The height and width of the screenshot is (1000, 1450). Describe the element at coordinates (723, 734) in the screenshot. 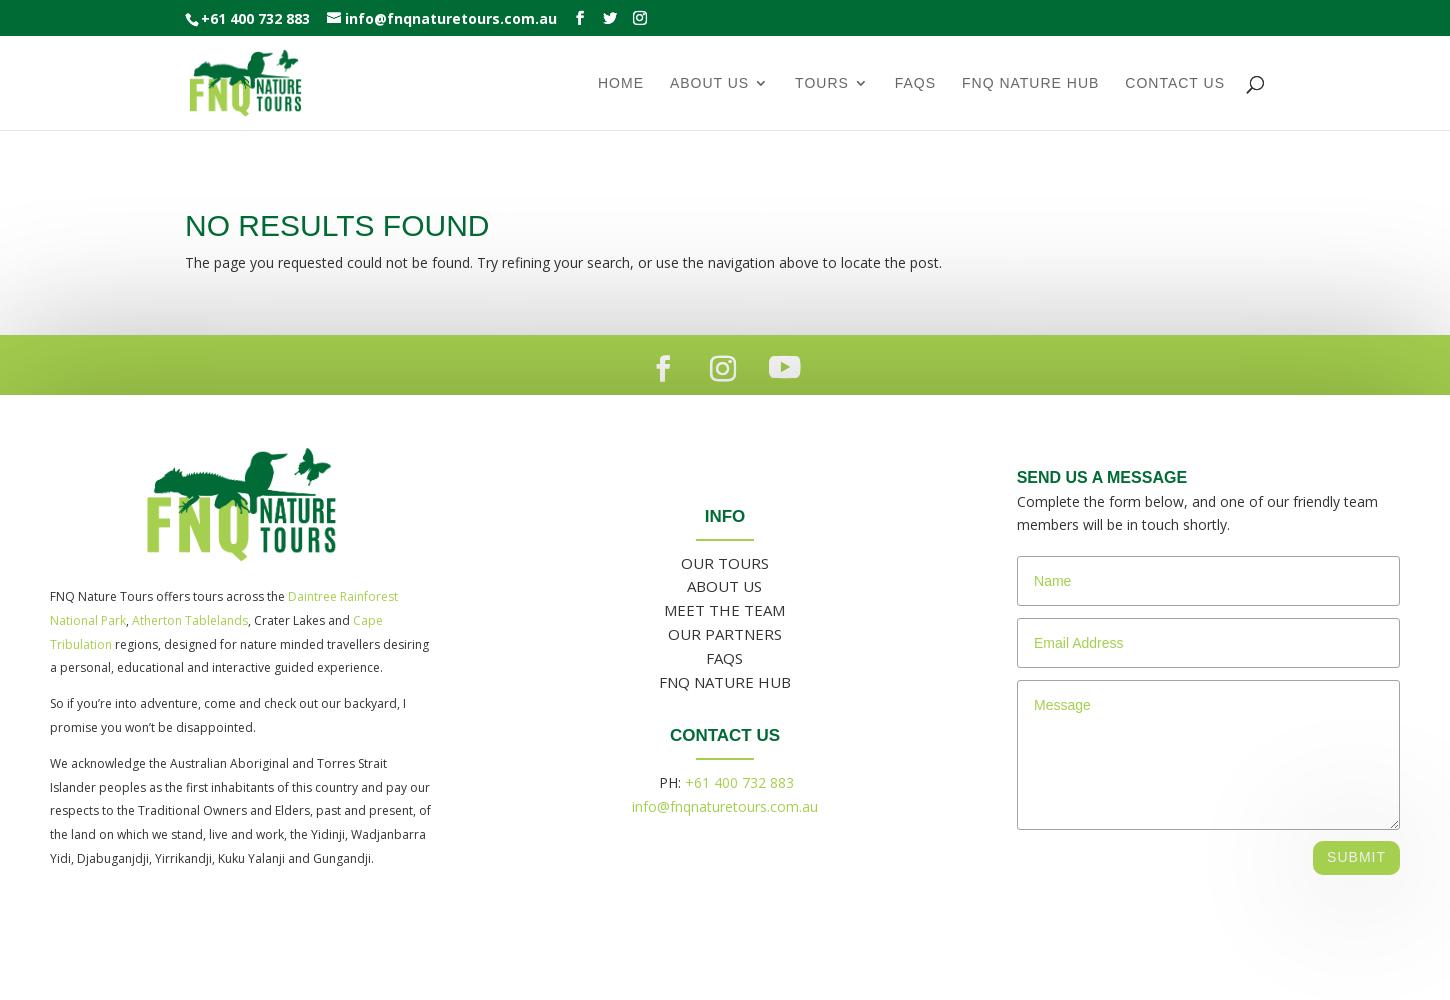

I see `'CONTACT US'` at that location.